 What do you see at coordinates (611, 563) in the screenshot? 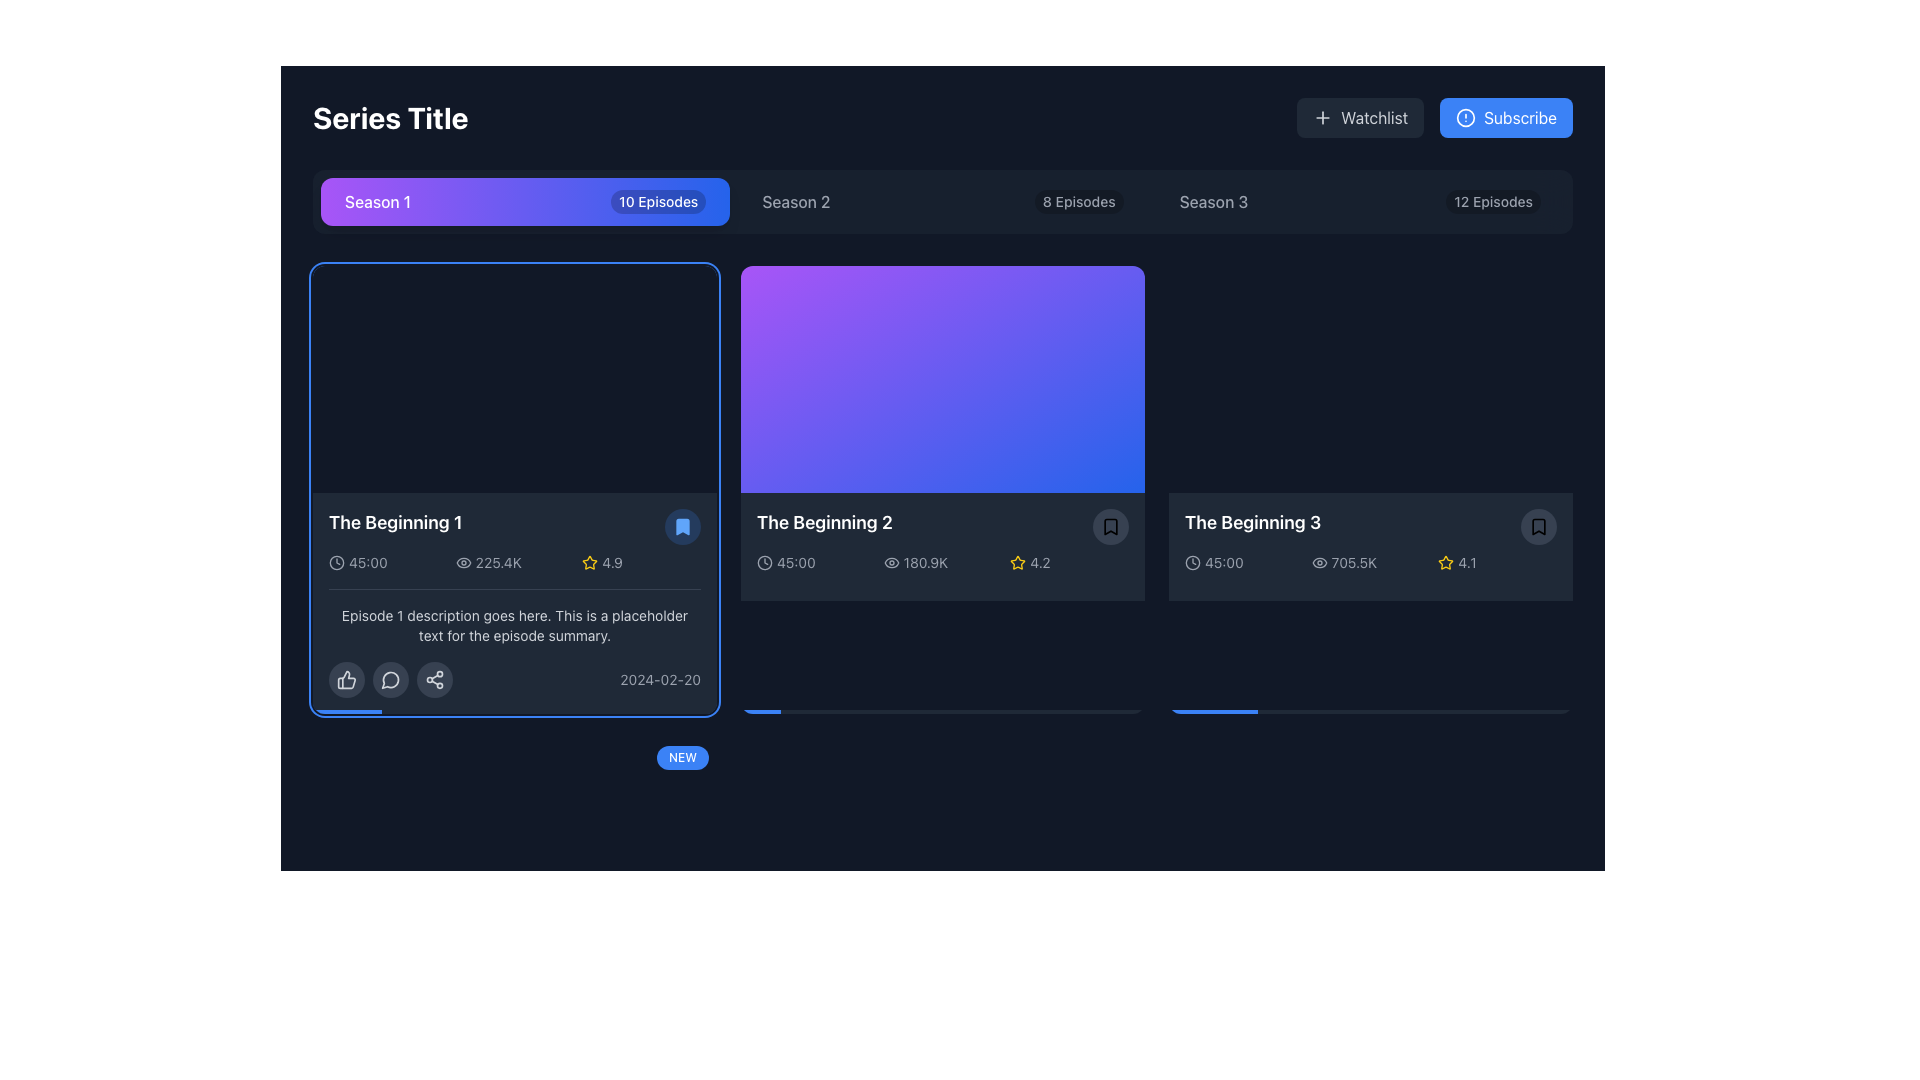
I see `the text label displaying the numeric value '4.9', which is styled in a light-colored font and positioned to the right of a yellow star icon within the episode listing card for 'The Beginning 1'` at bounding box center [611, 563].